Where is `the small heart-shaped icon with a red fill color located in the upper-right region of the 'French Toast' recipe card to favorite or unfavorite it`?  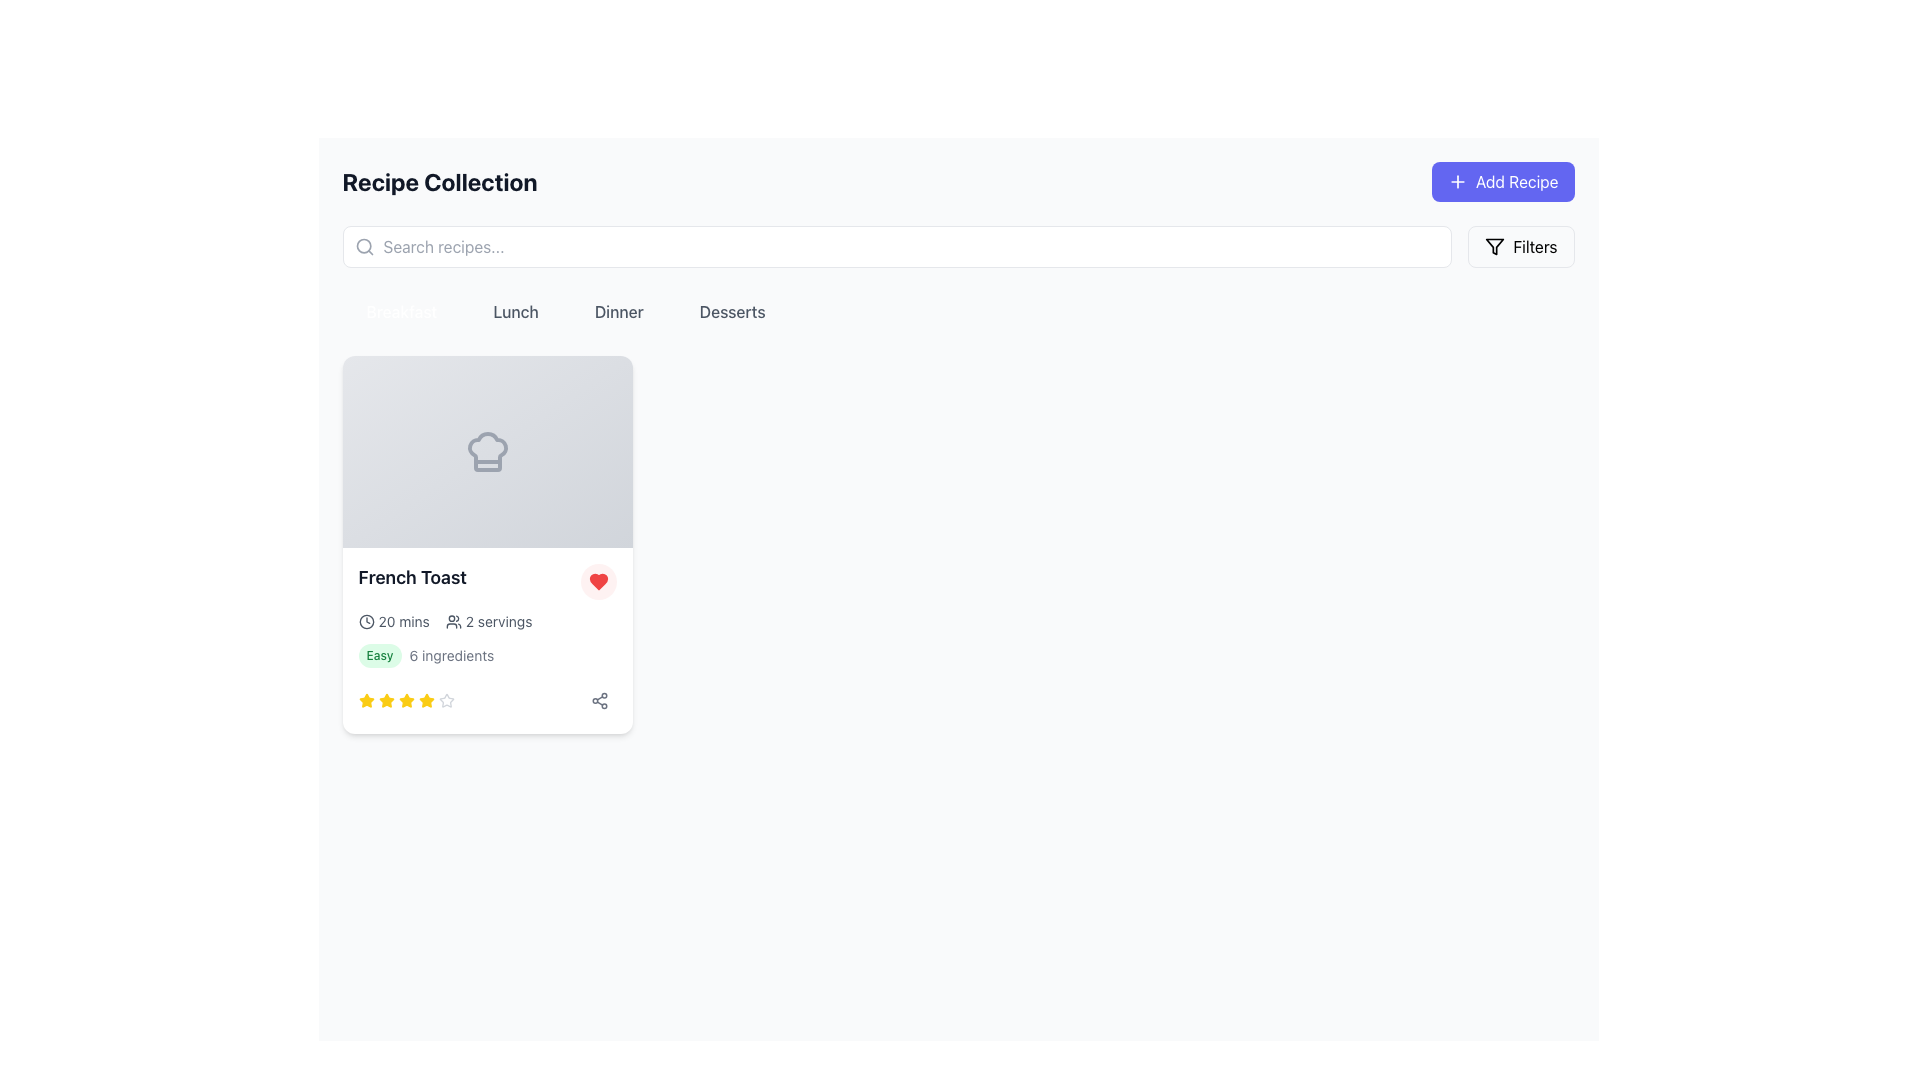 the small heart-shaped icon with a red fill color located in the upper-right region of the 'French Toast' recipe card to favorite or unfavorite it is located at coordinates (597, 582).